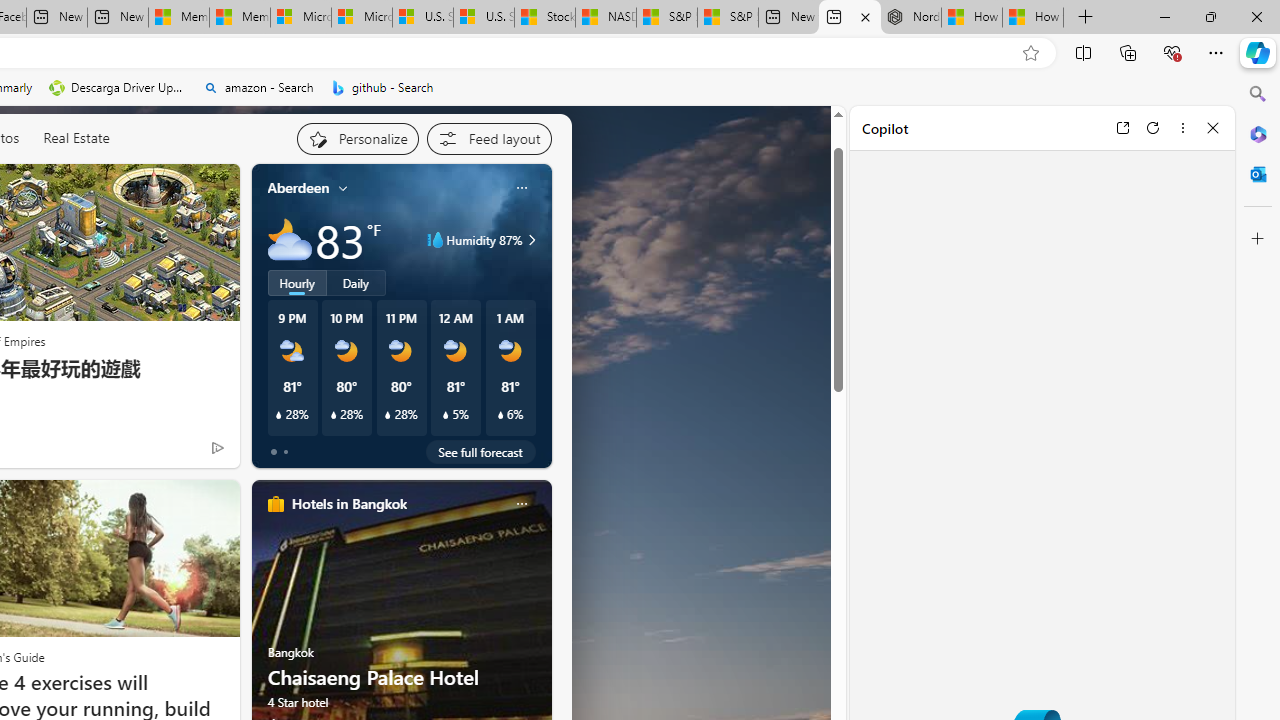  I want to click on 'Descarga Driver Updater', so click(117, 87).